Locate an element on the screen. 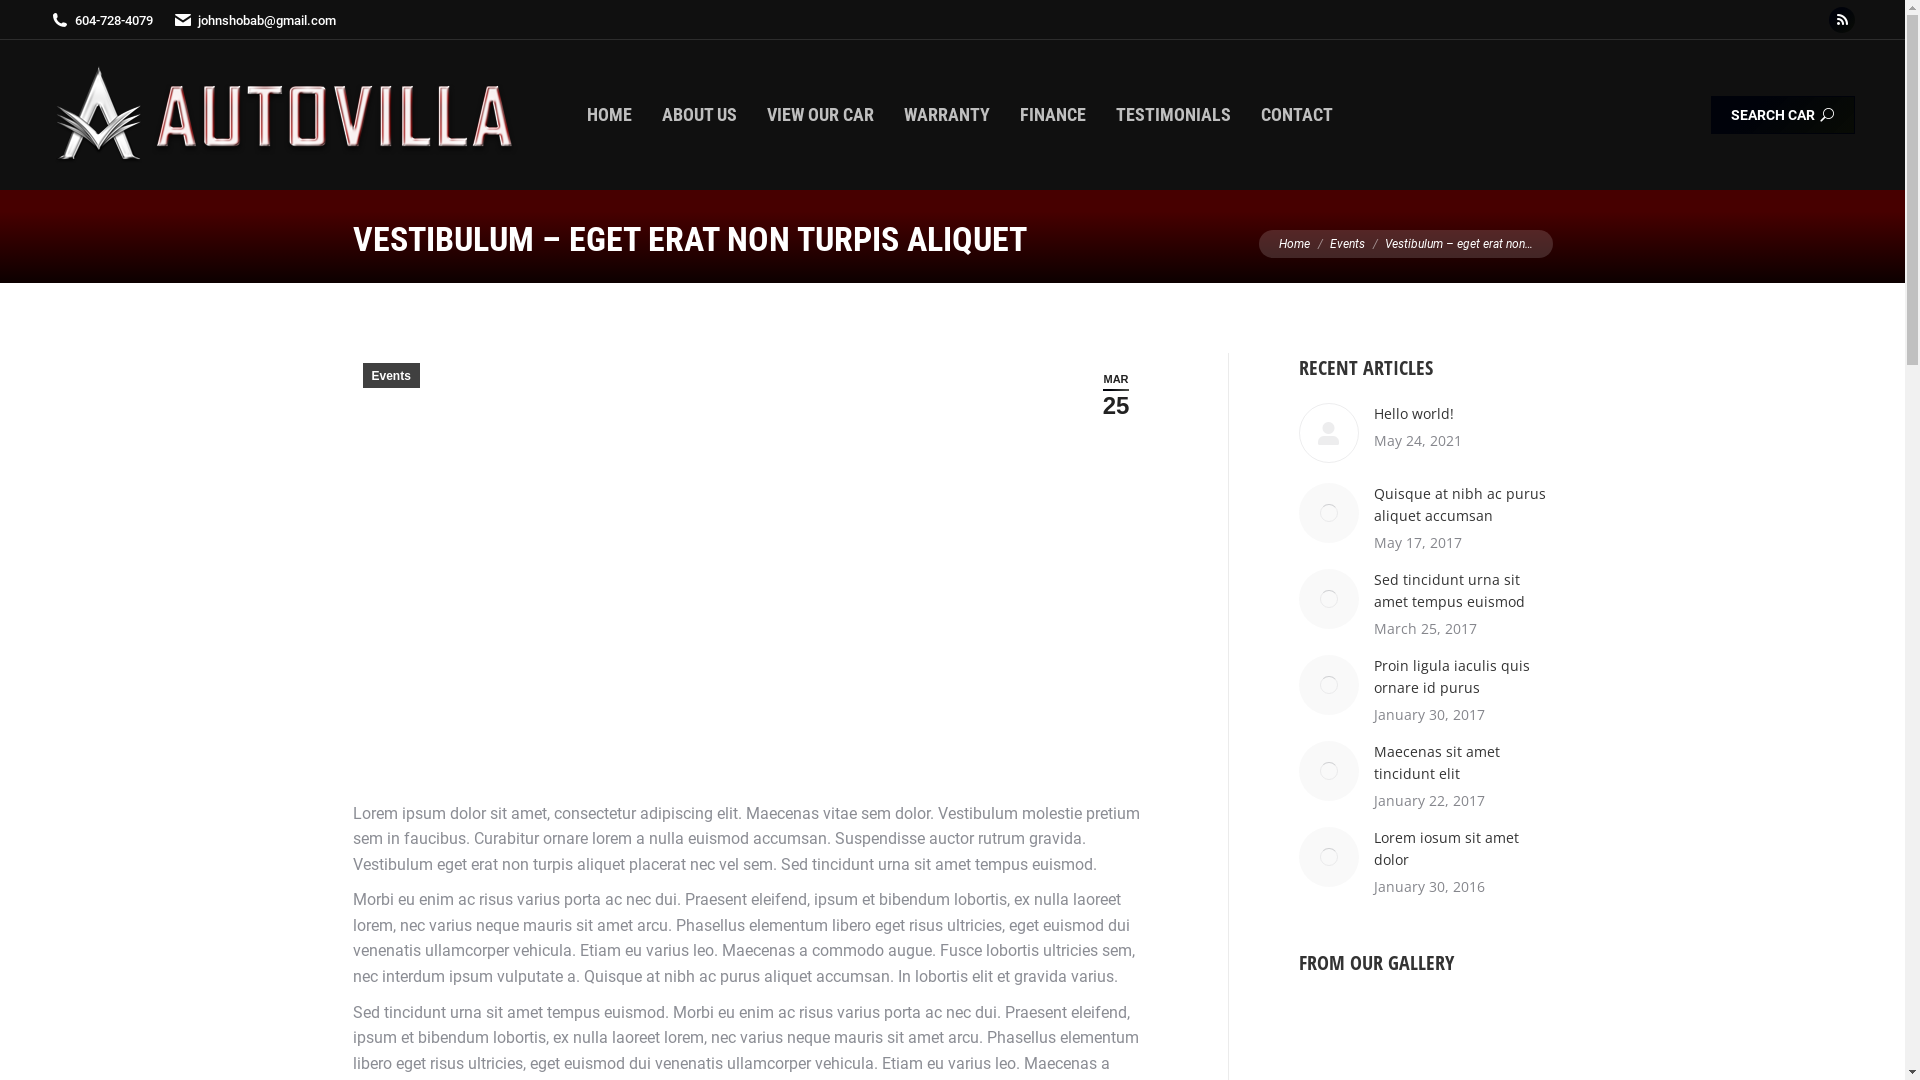  'Maecenas sit amet tincidunt elit' is located at coordinates (1463, 763).